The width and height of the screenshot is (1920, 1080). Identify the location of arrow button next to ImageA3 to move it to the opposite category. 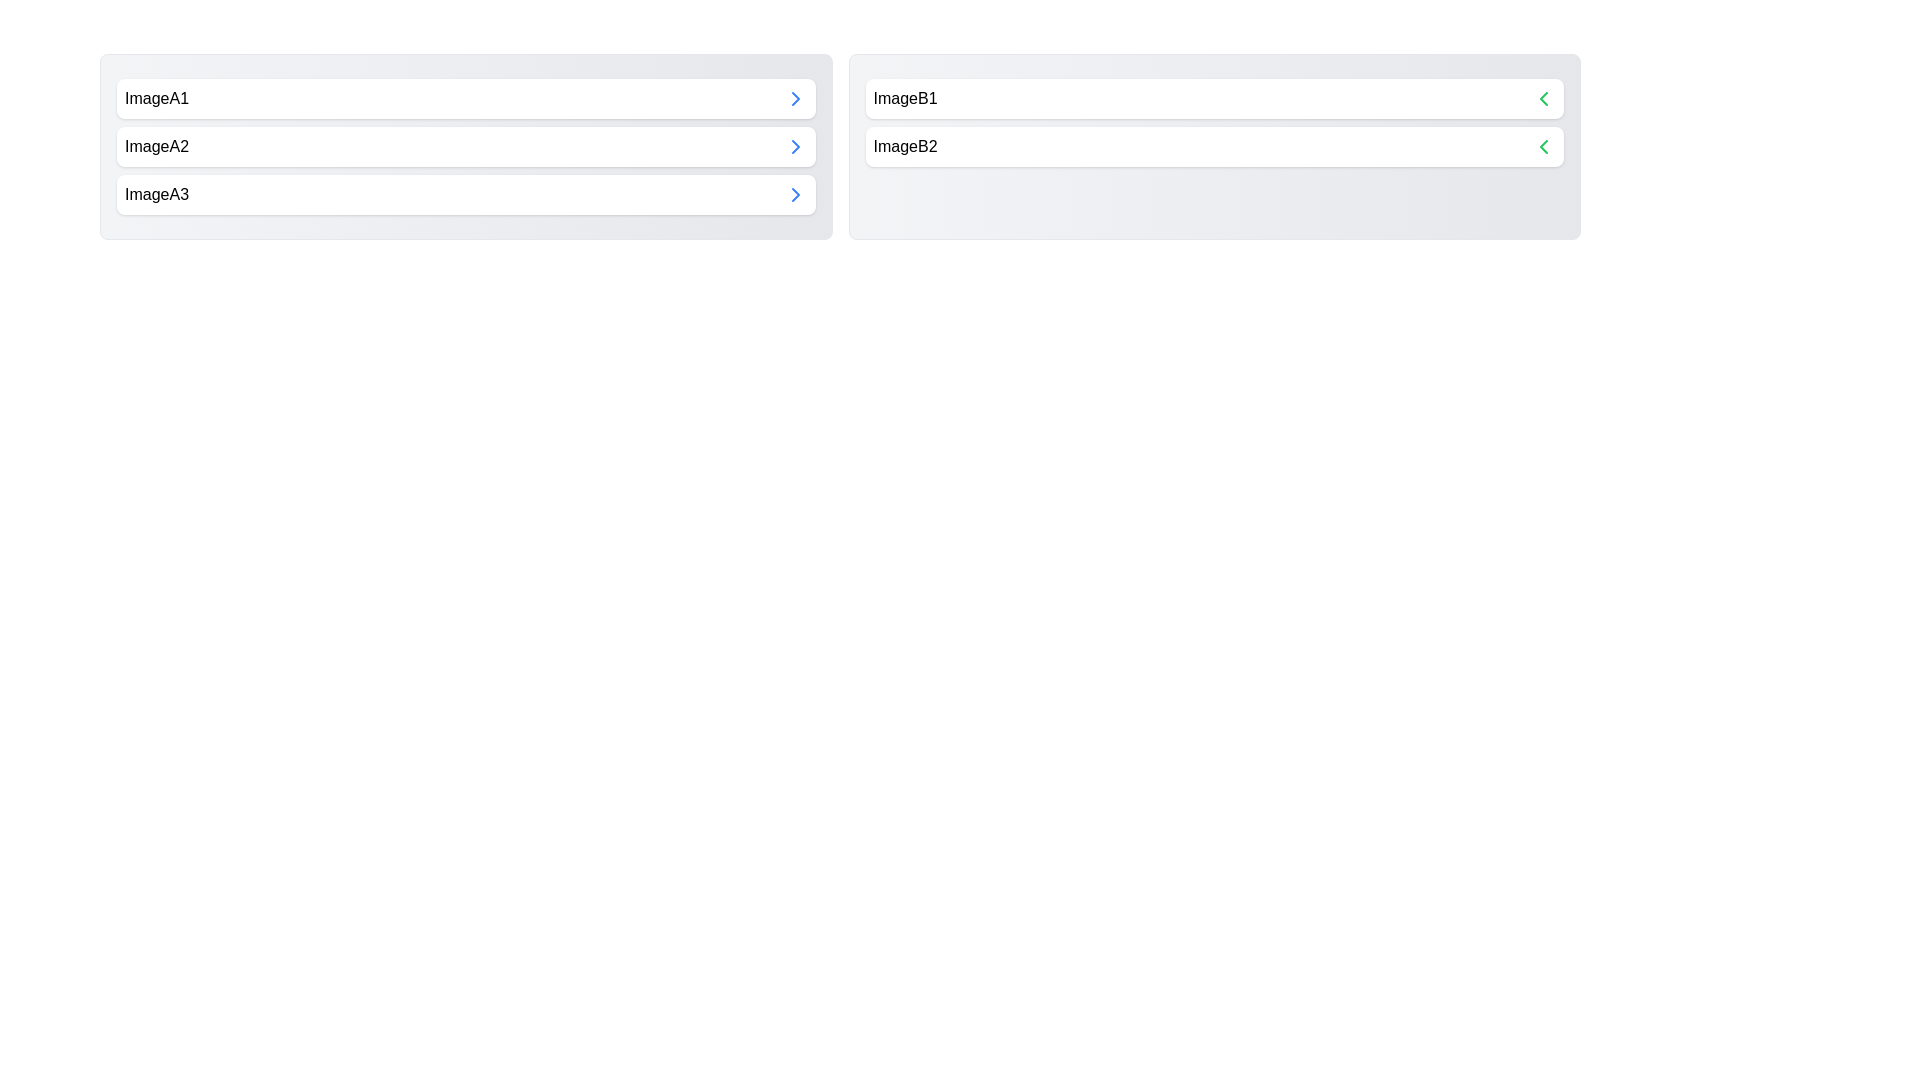
(794, 195).